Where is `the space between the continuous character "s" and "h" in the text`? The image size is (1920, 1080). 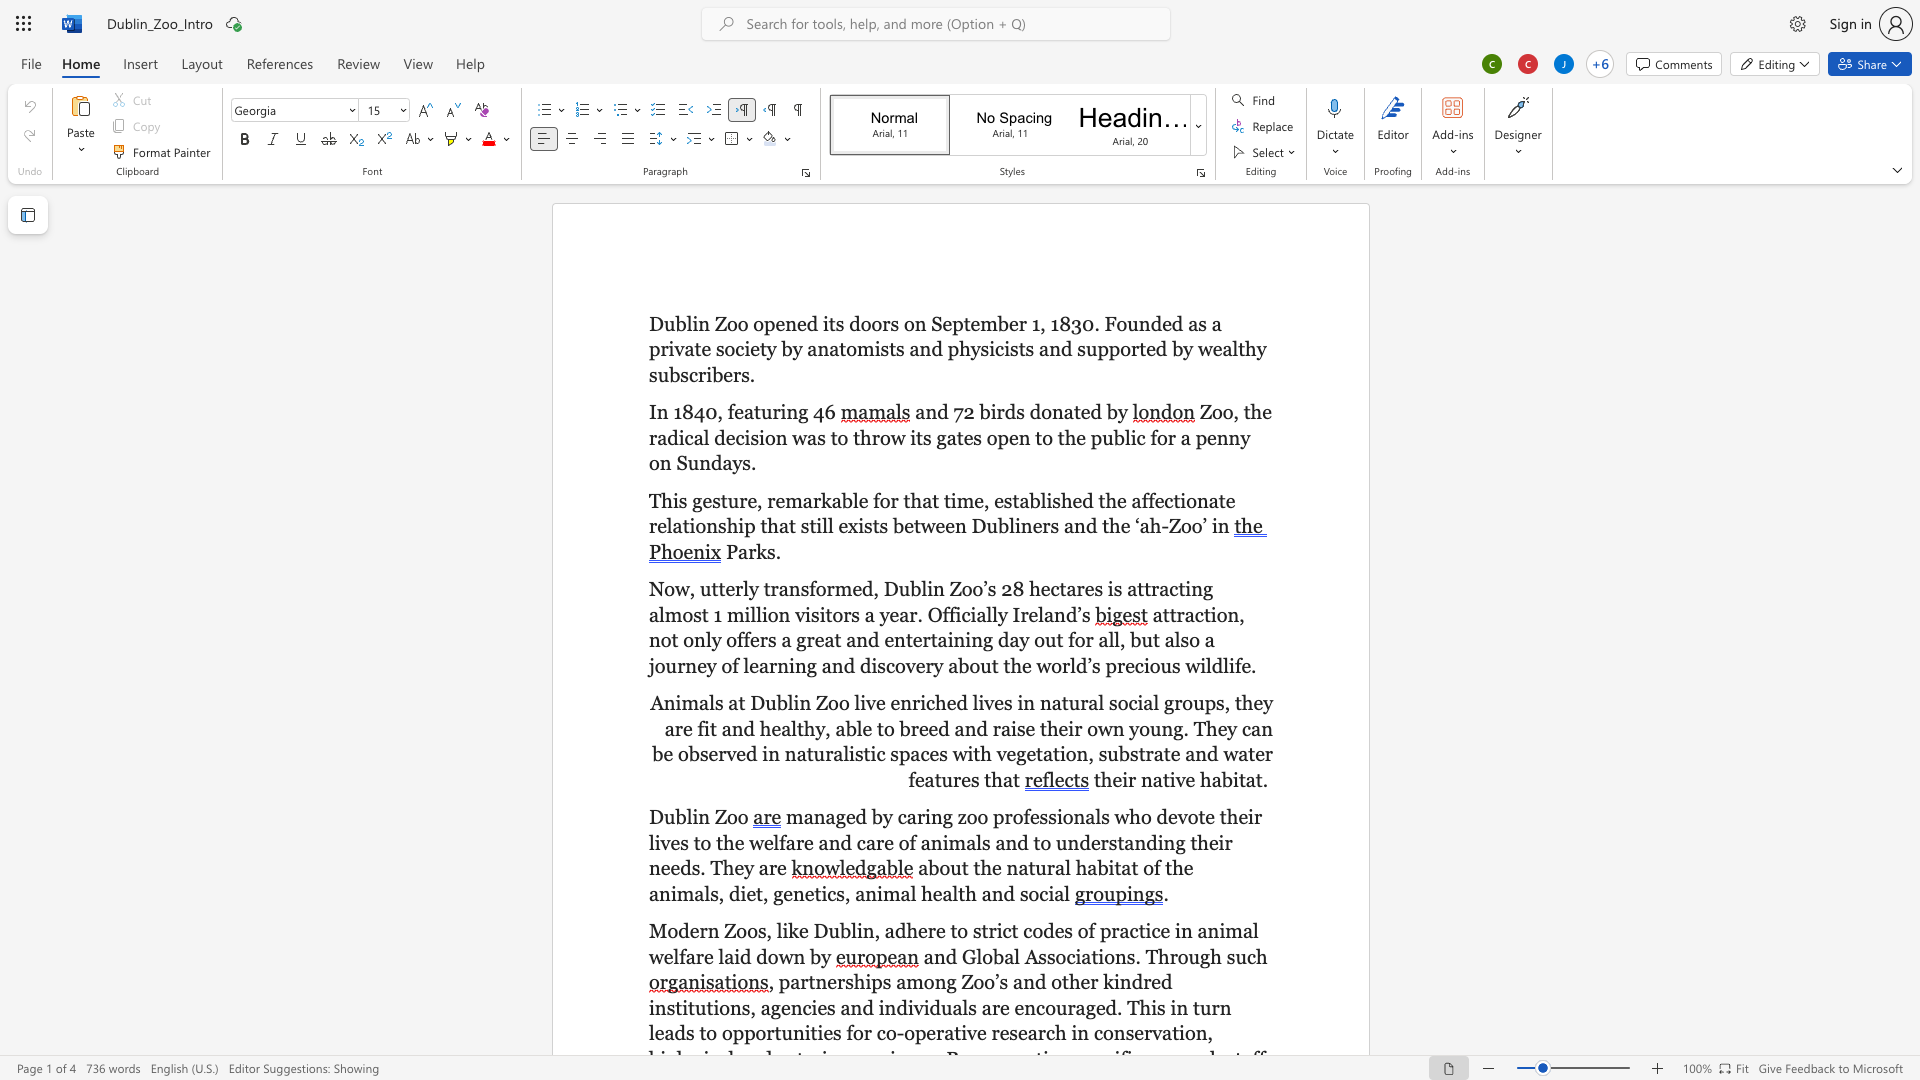
the space between the continuous character "s" and "h" in the text is located at coordinates (1060, 499).